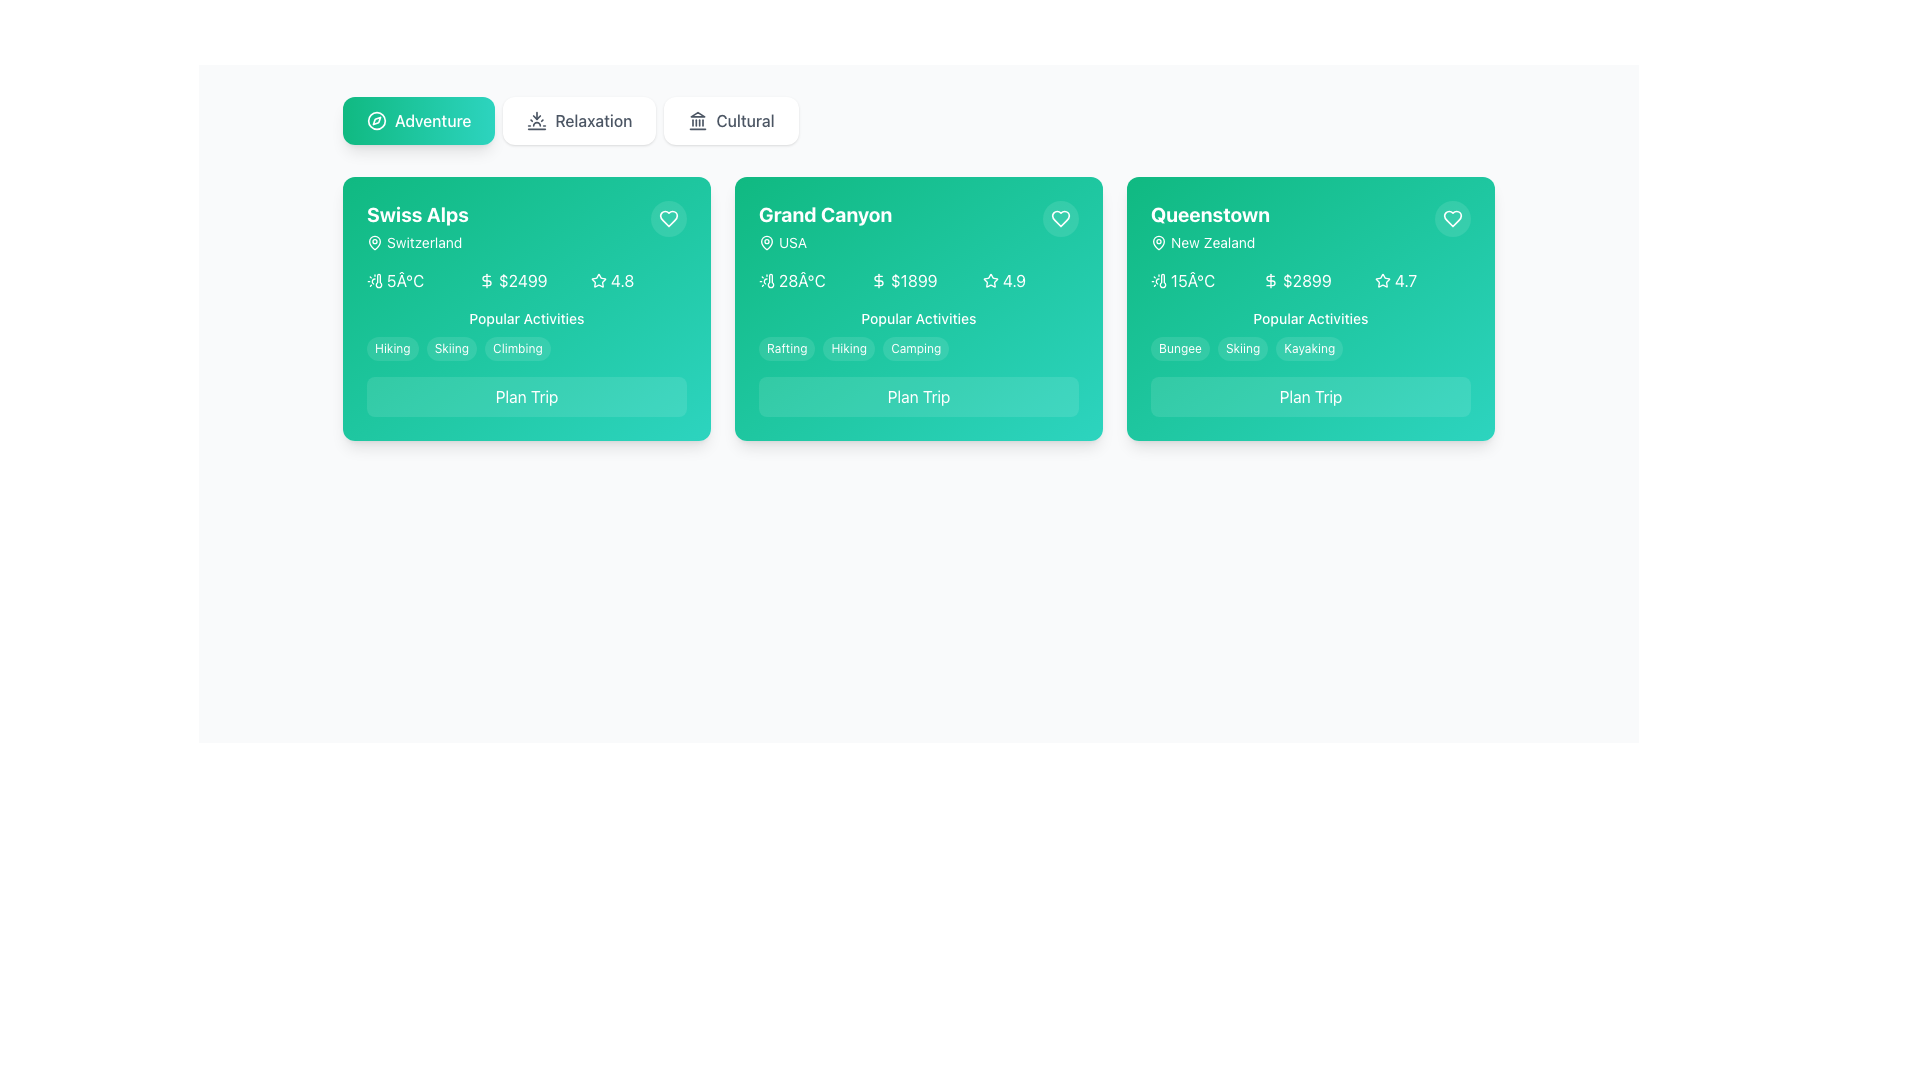 This screenshot has height=1080, width=1920. Describe the element at coordinates (416, 242) in the screenshot. I see `displayed text of the Text label indicating the location of the destination 'Switzerland' in the 'Swiss Alps' card, which is positioned below the title text and next to a location icon` at that location.